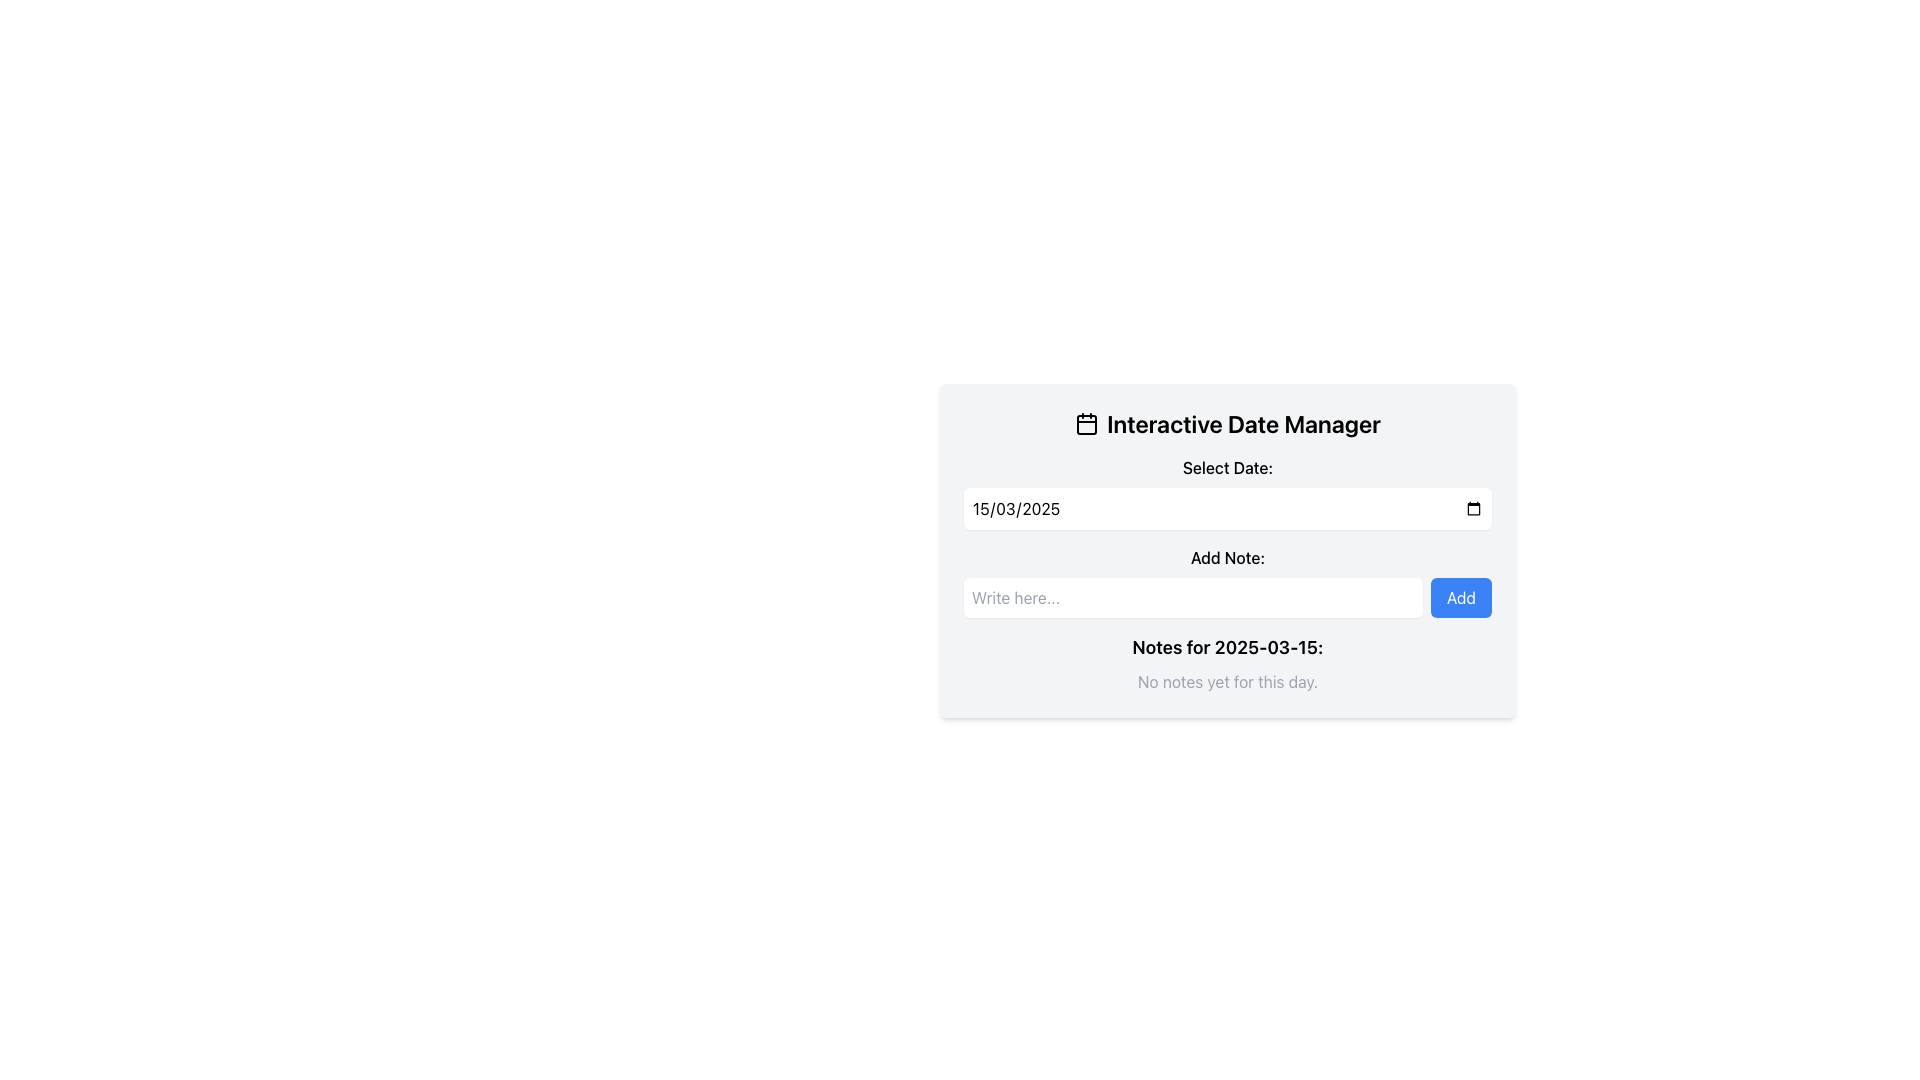  Describe the element at coordinates (1086, 423) in the screenshot. I see `the calendar icon located to the left of the 'Interactive Date Manager' title in the header` at that location.